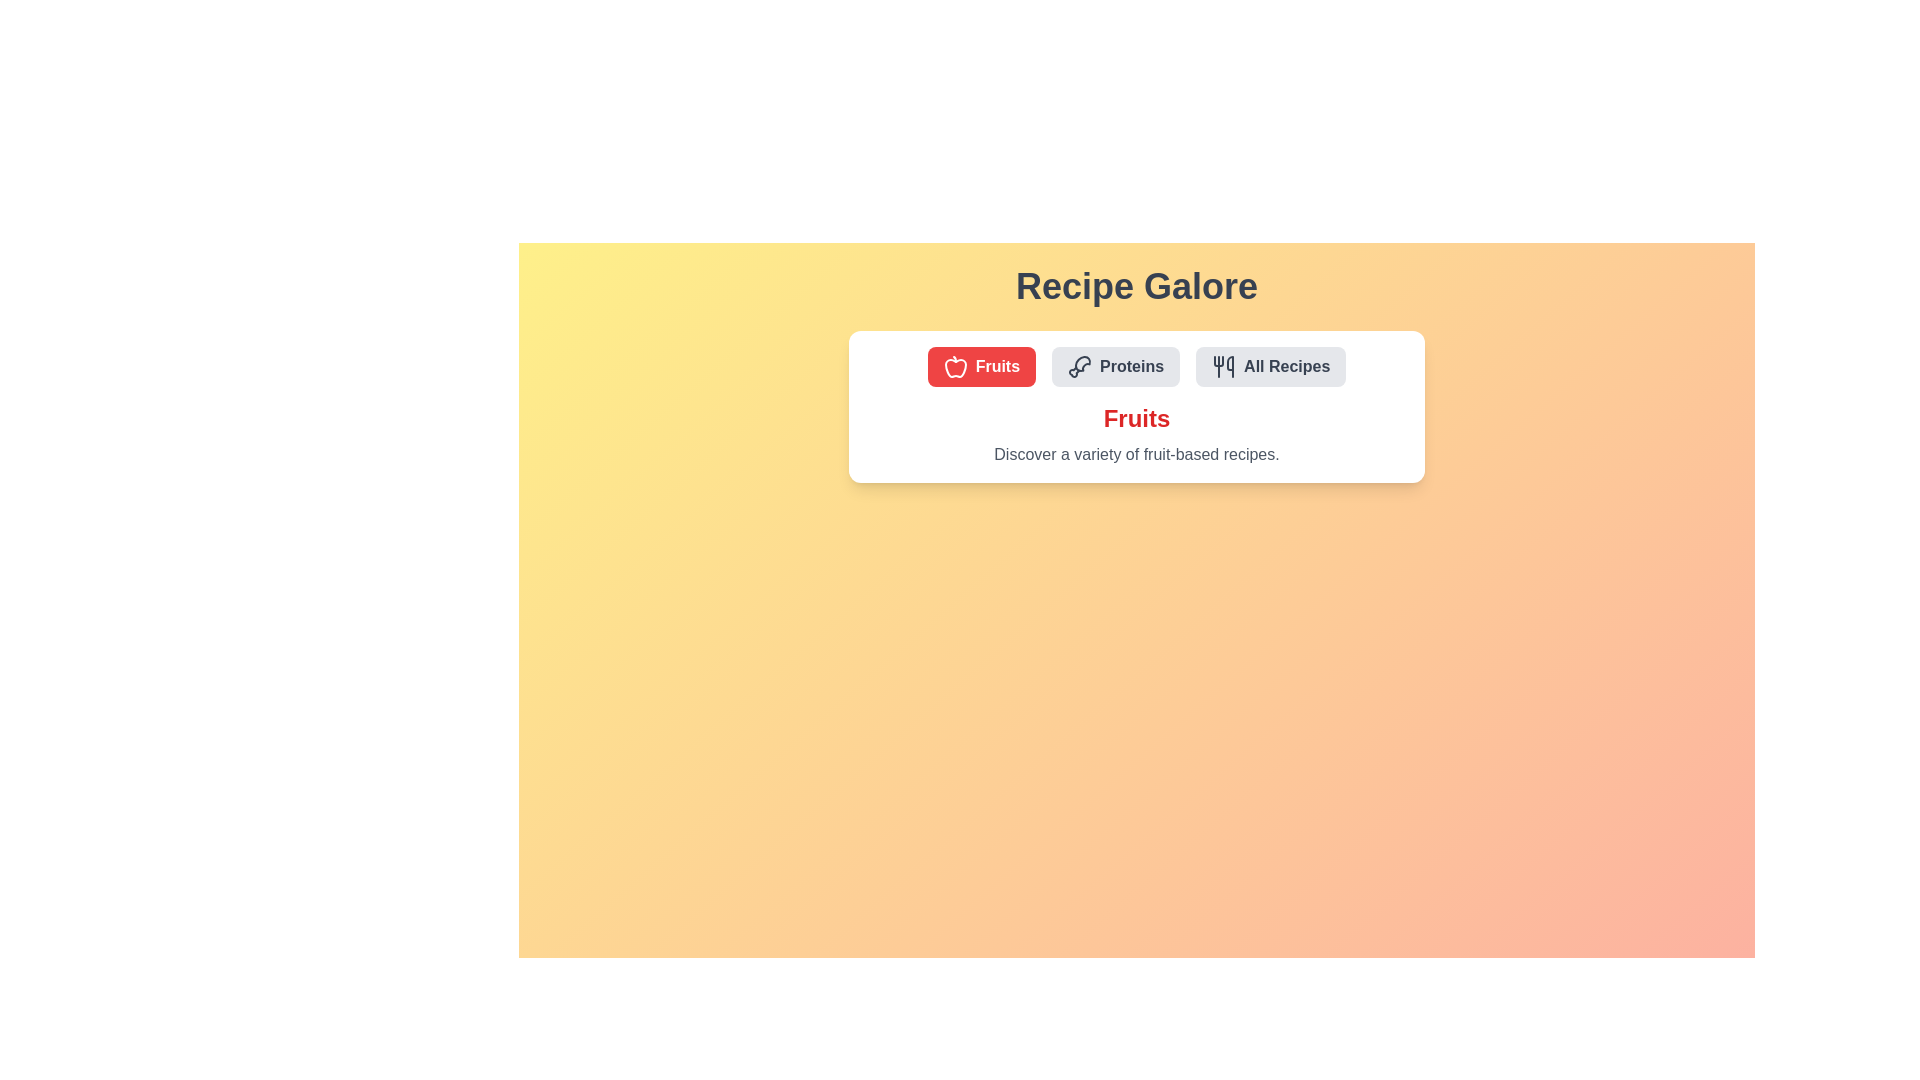  Describe the element at coordinates (1115, 366) in the screenshot. I see `the button labeled Proteins to observe the hover effect` at that location.